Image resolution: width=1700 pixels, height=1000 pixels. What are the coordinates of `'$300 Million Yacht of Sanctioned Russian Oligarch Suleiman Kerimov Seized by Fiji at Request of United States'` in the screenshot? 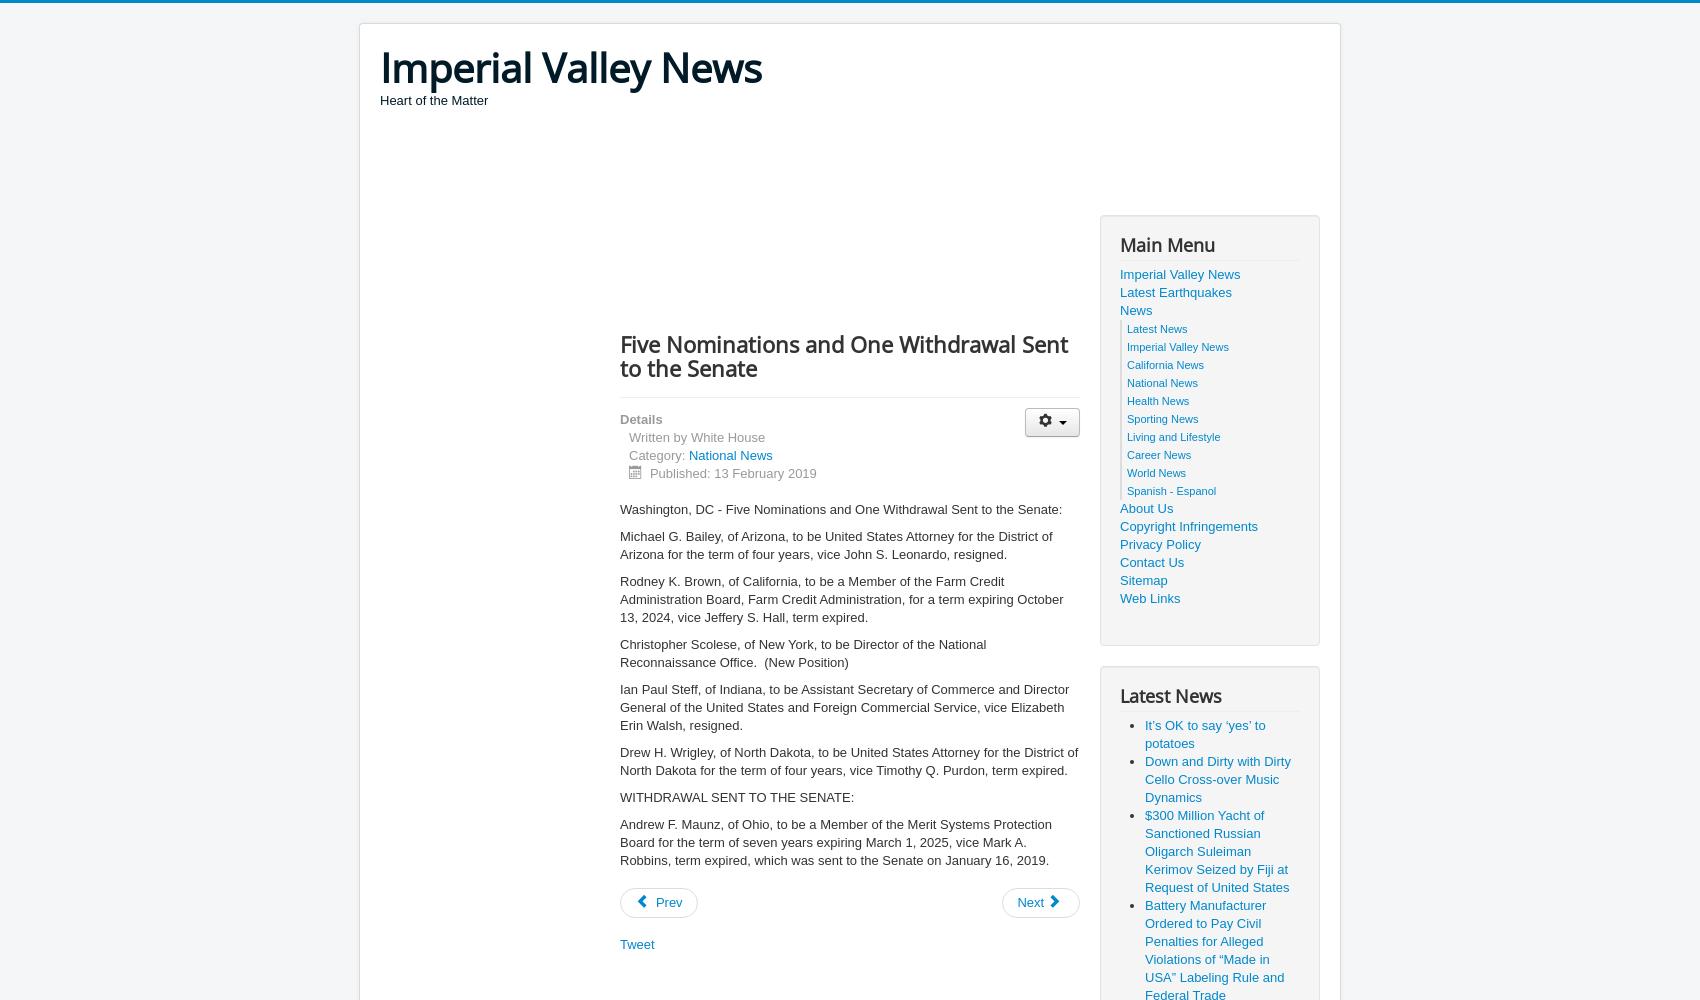 It's located at (1216, 850).